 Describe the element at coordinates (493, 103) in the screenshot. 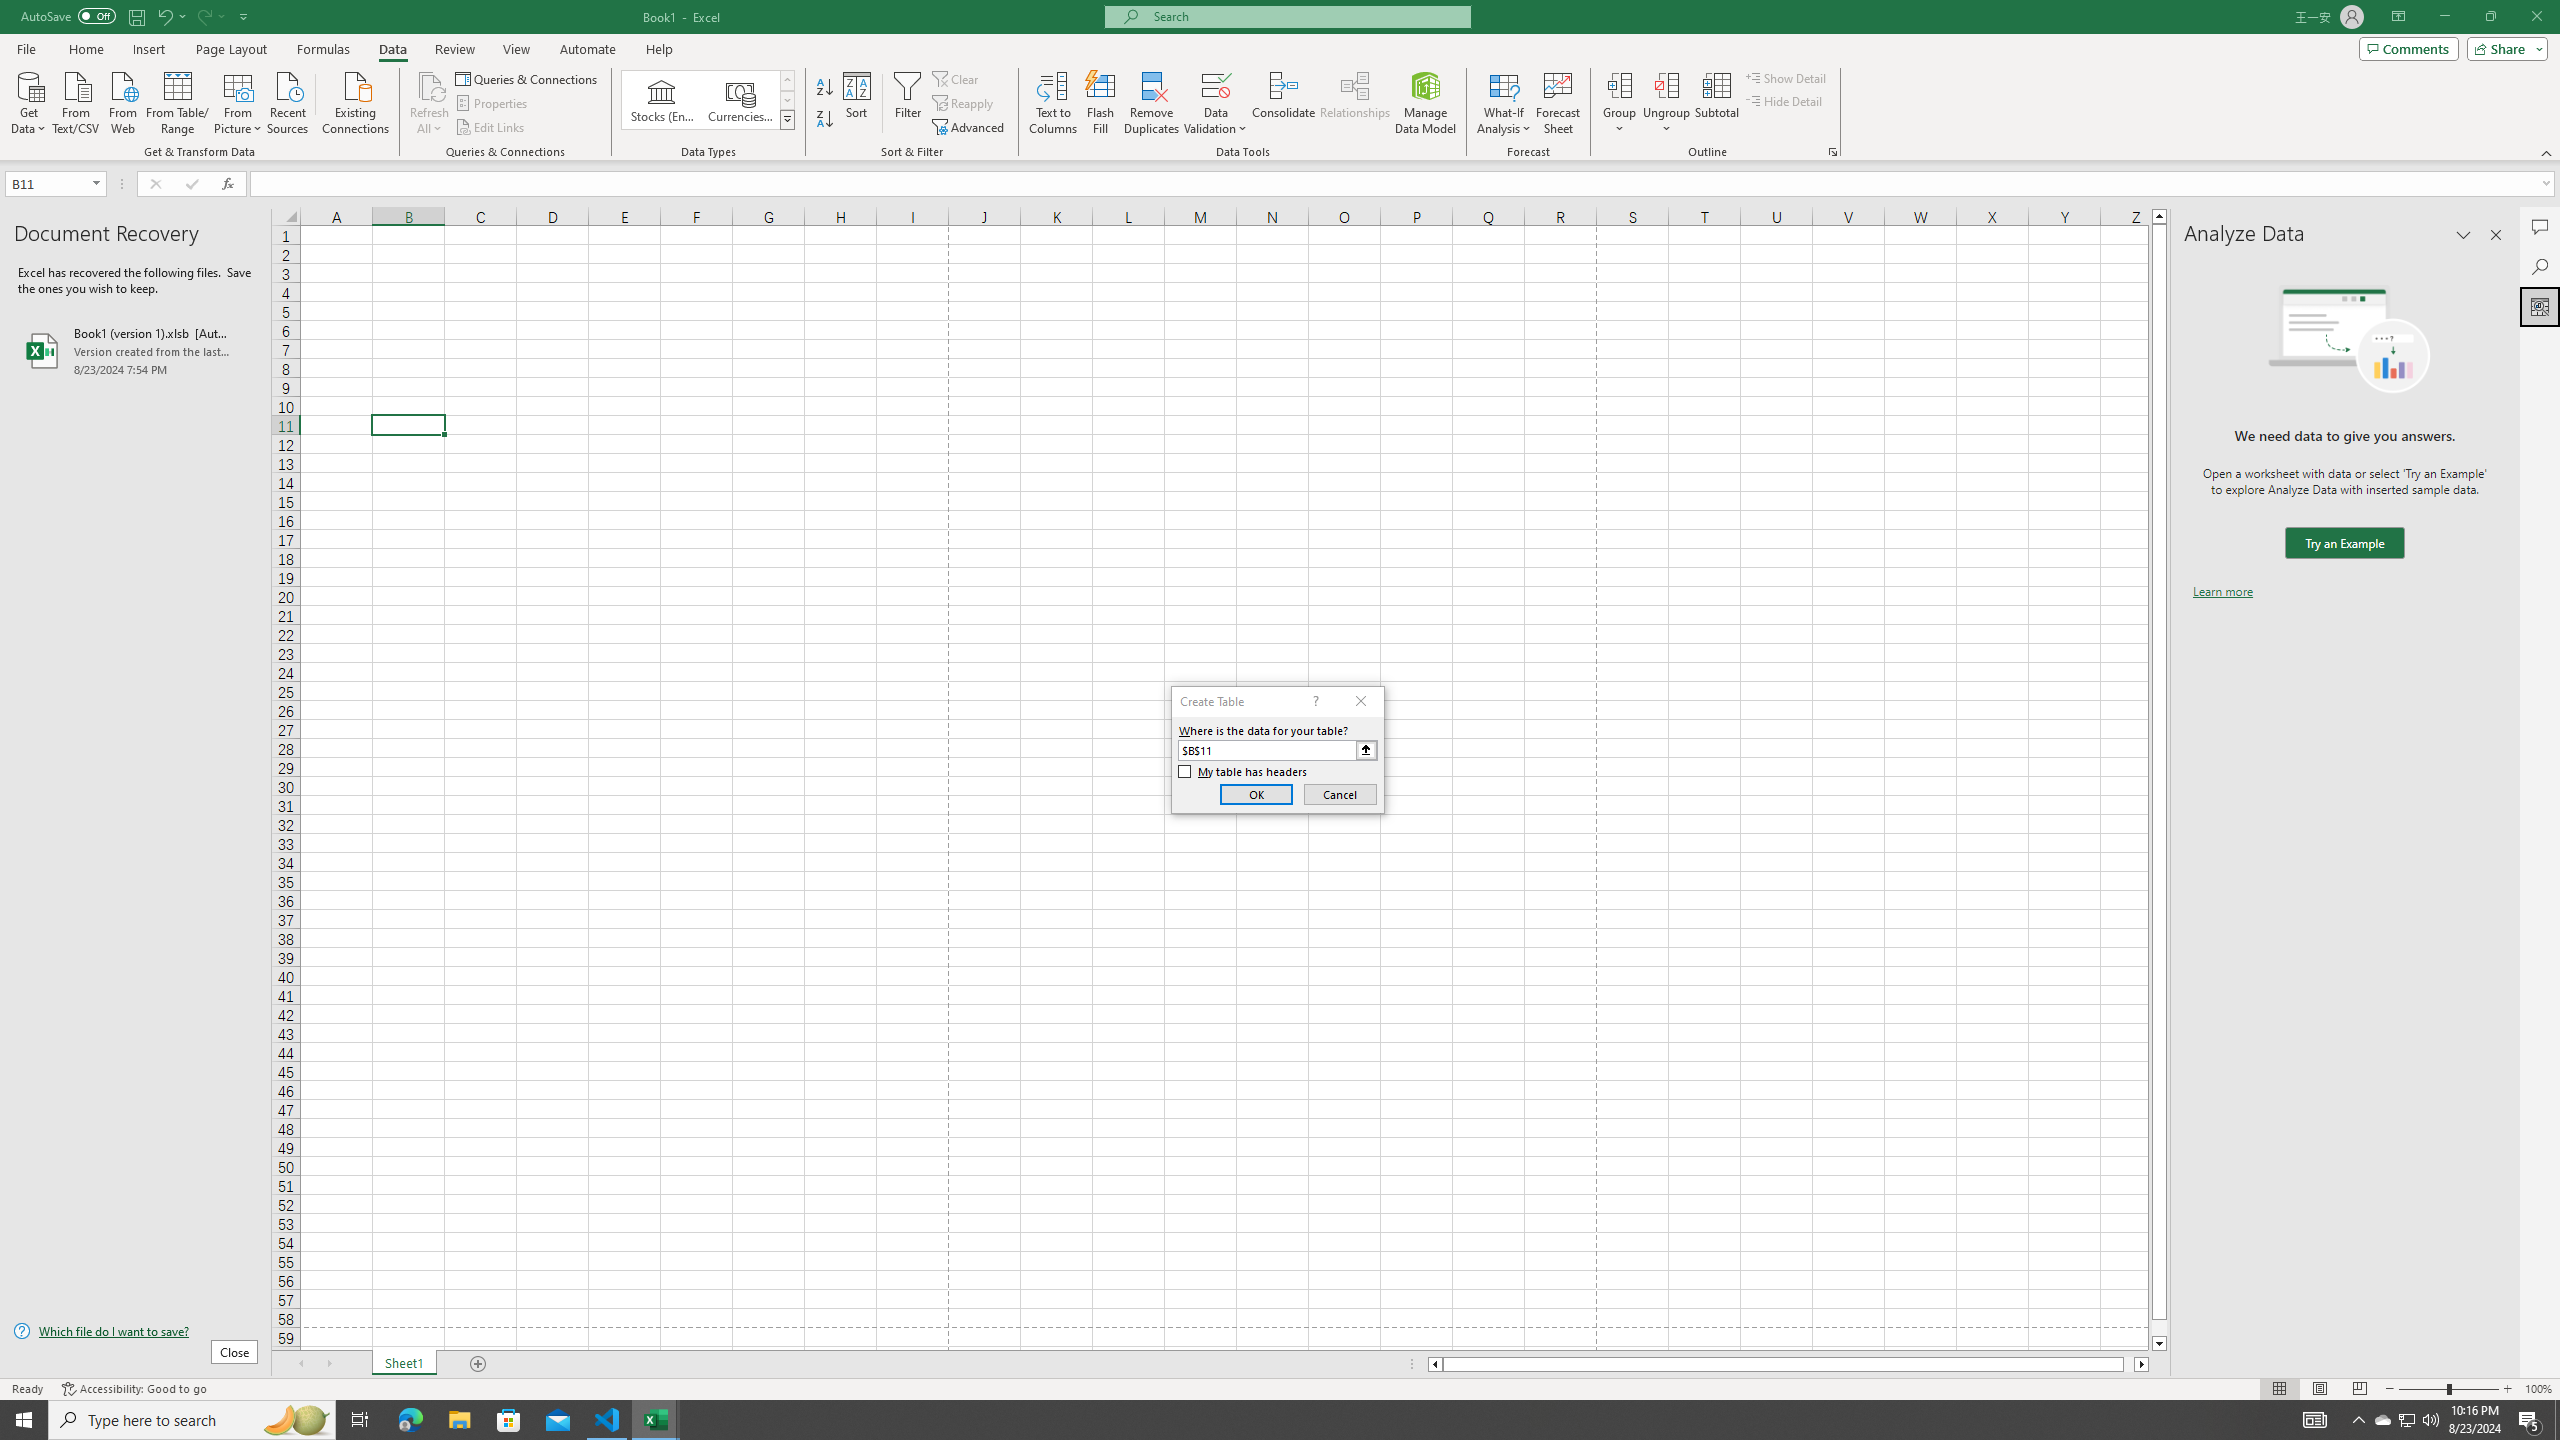

I see `'Properties'` at that location.